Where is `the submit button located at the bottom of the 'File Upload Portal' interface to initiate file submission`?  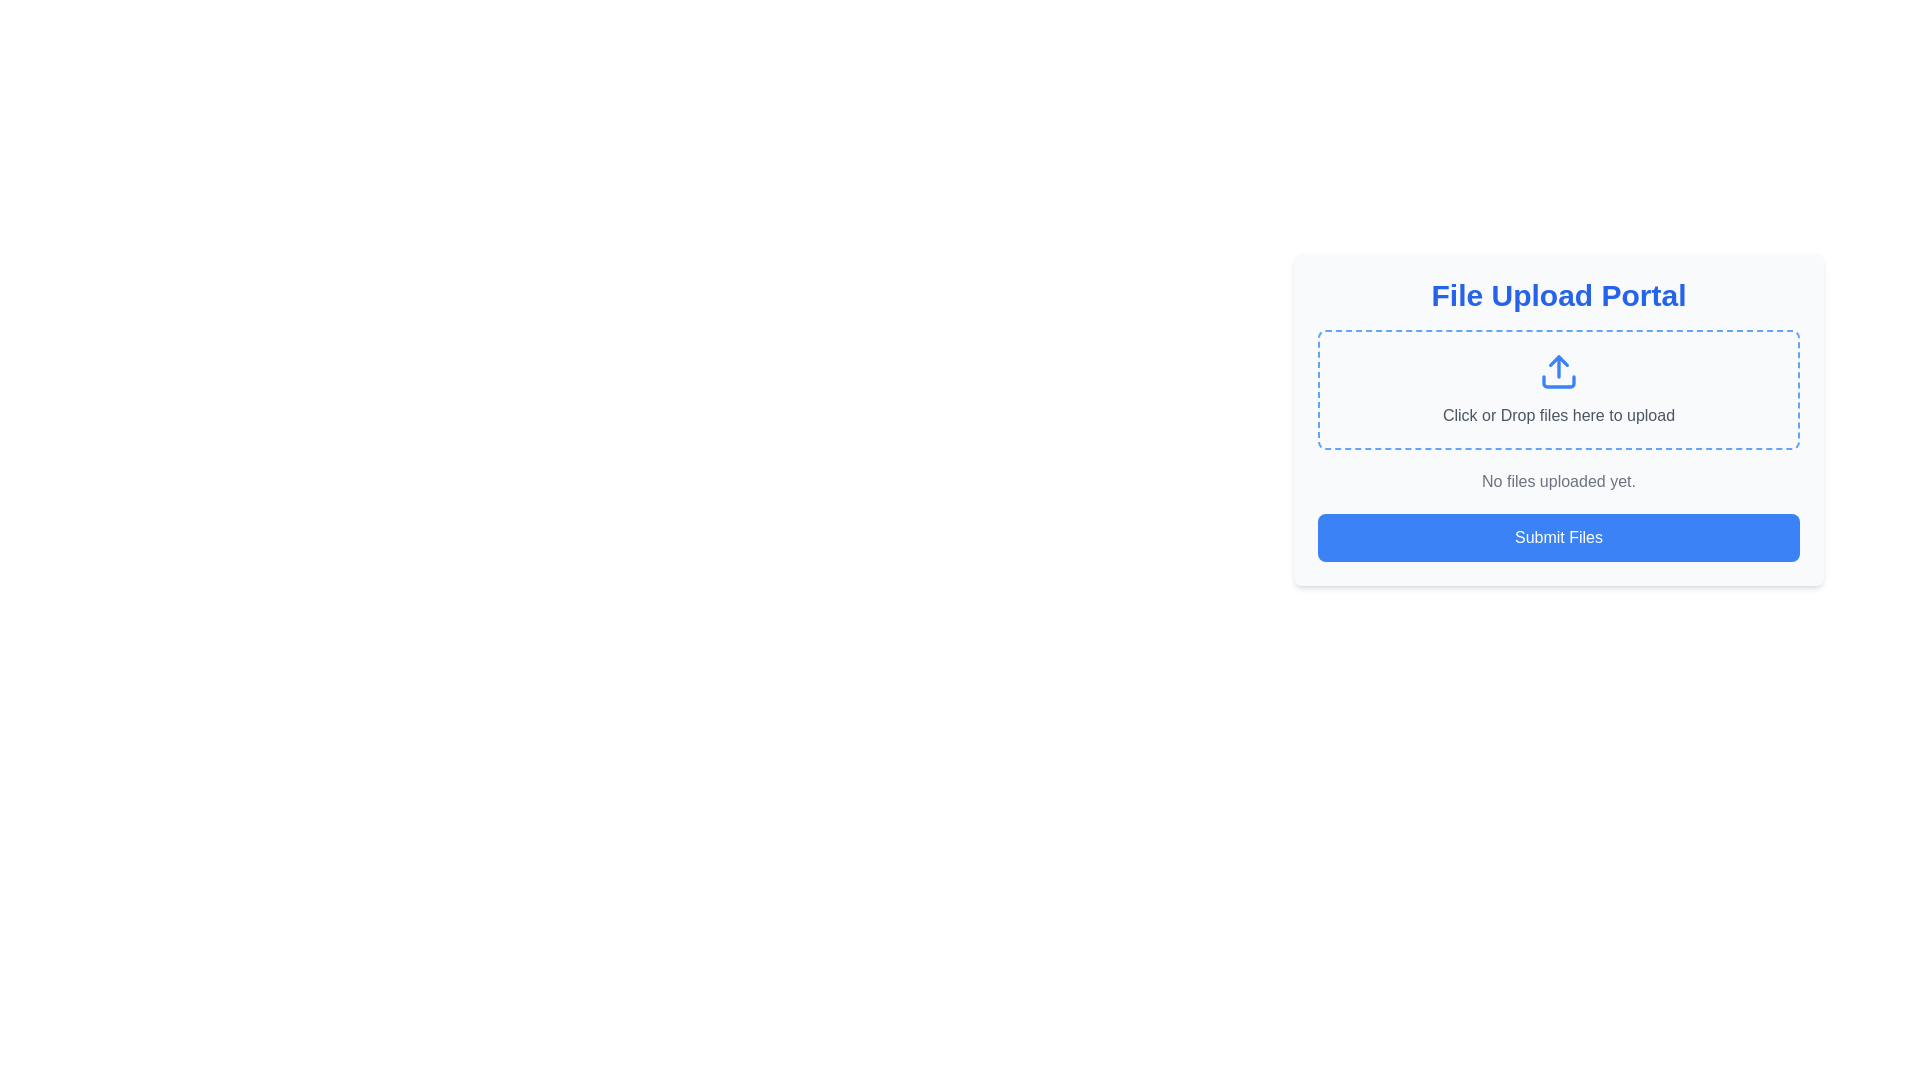 the submit button located at the bottom of the 'File Upload Portal' interface to initiate file submission is located at coordinates (1558, 536).